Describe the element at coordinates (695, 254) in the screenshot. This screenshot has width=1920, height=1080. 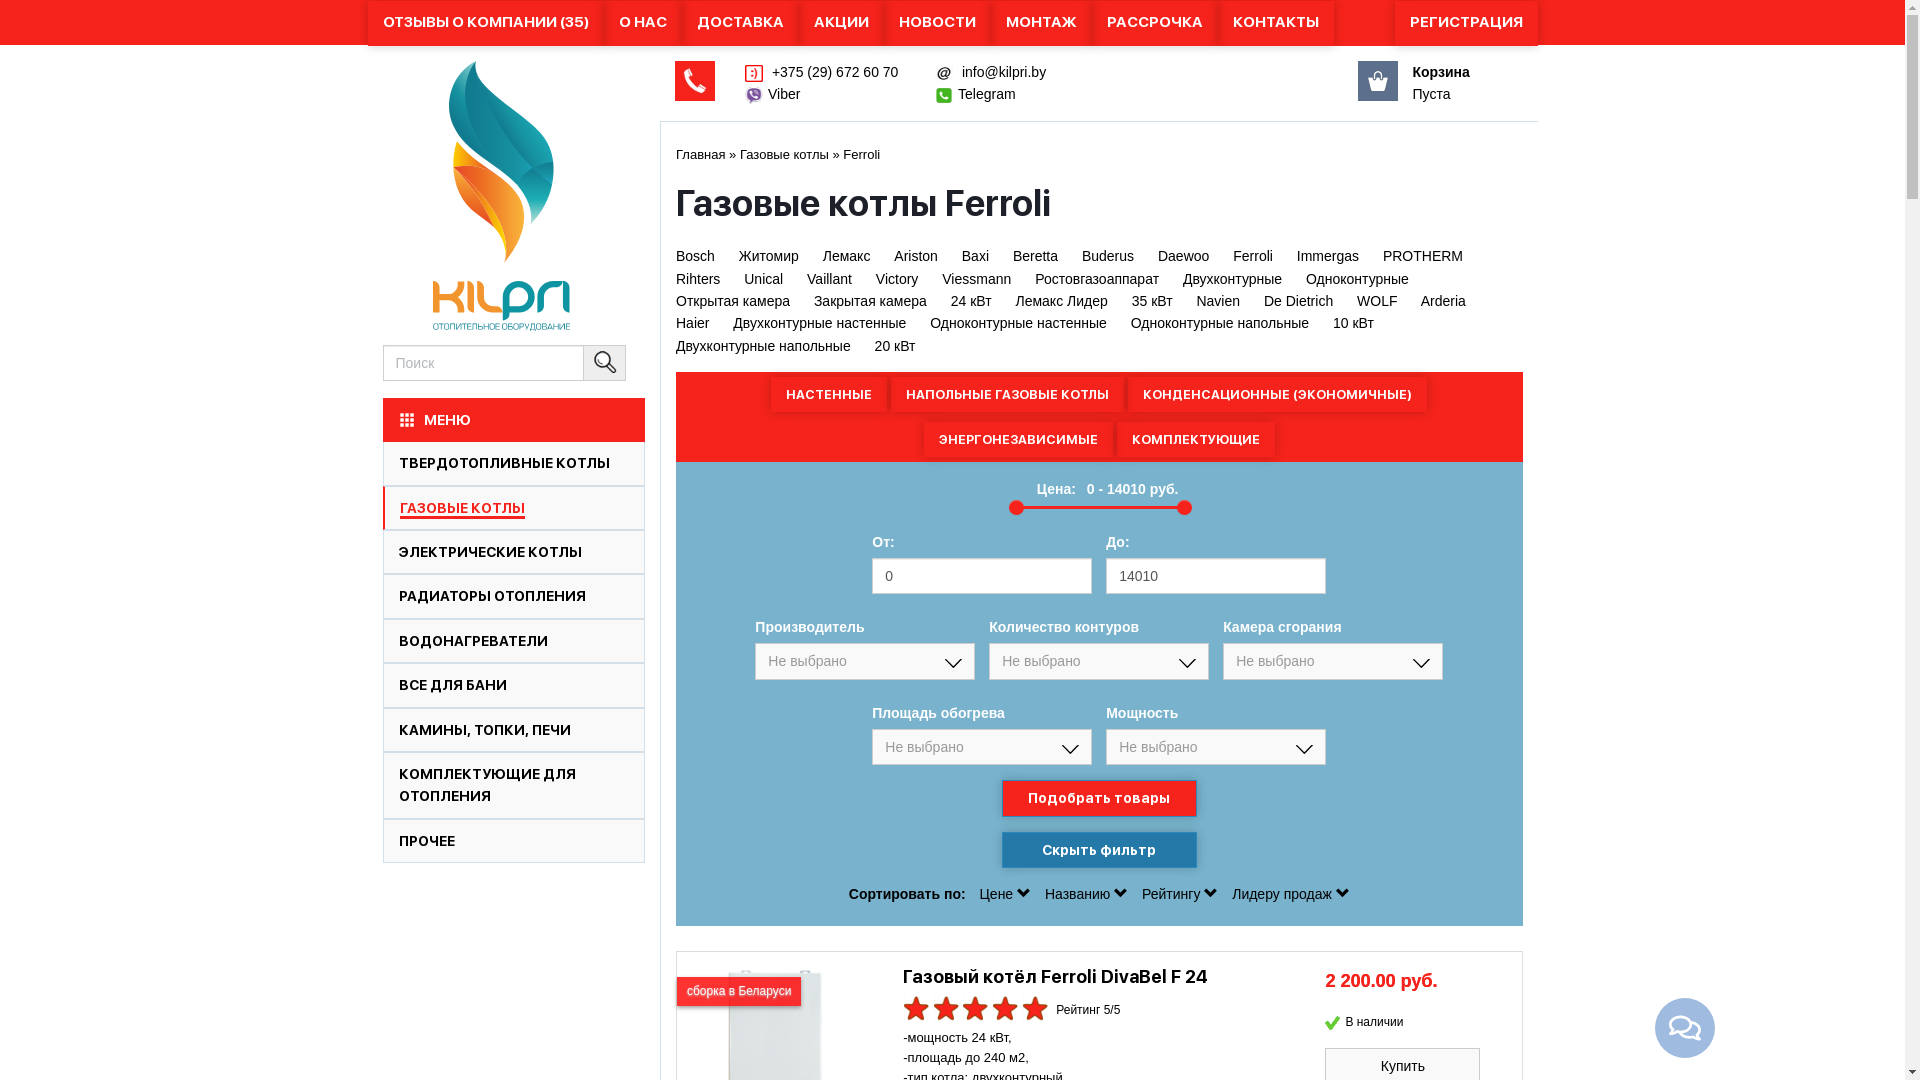
I see `'Bosch'` at that location.